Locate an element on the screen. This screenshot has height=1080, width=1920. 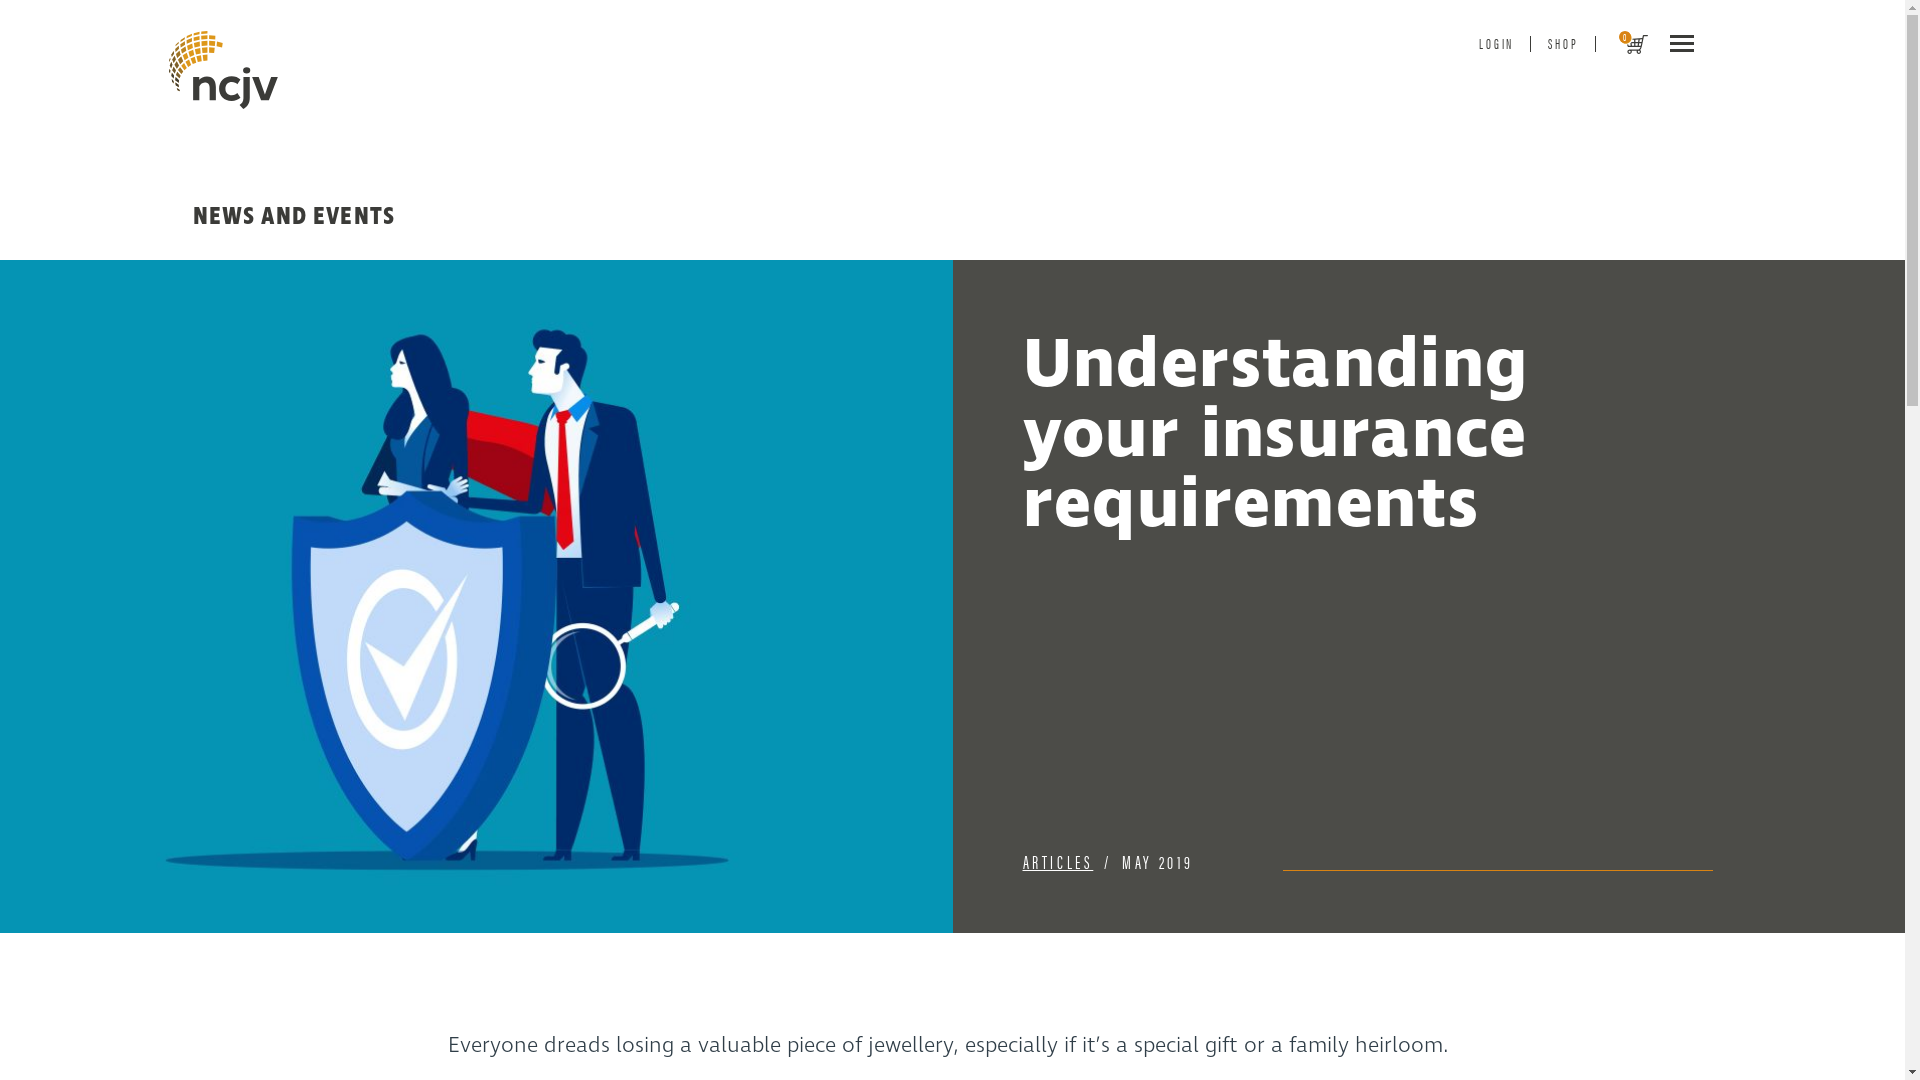
'ARTICLES' is located at coordinates (1022, 859).